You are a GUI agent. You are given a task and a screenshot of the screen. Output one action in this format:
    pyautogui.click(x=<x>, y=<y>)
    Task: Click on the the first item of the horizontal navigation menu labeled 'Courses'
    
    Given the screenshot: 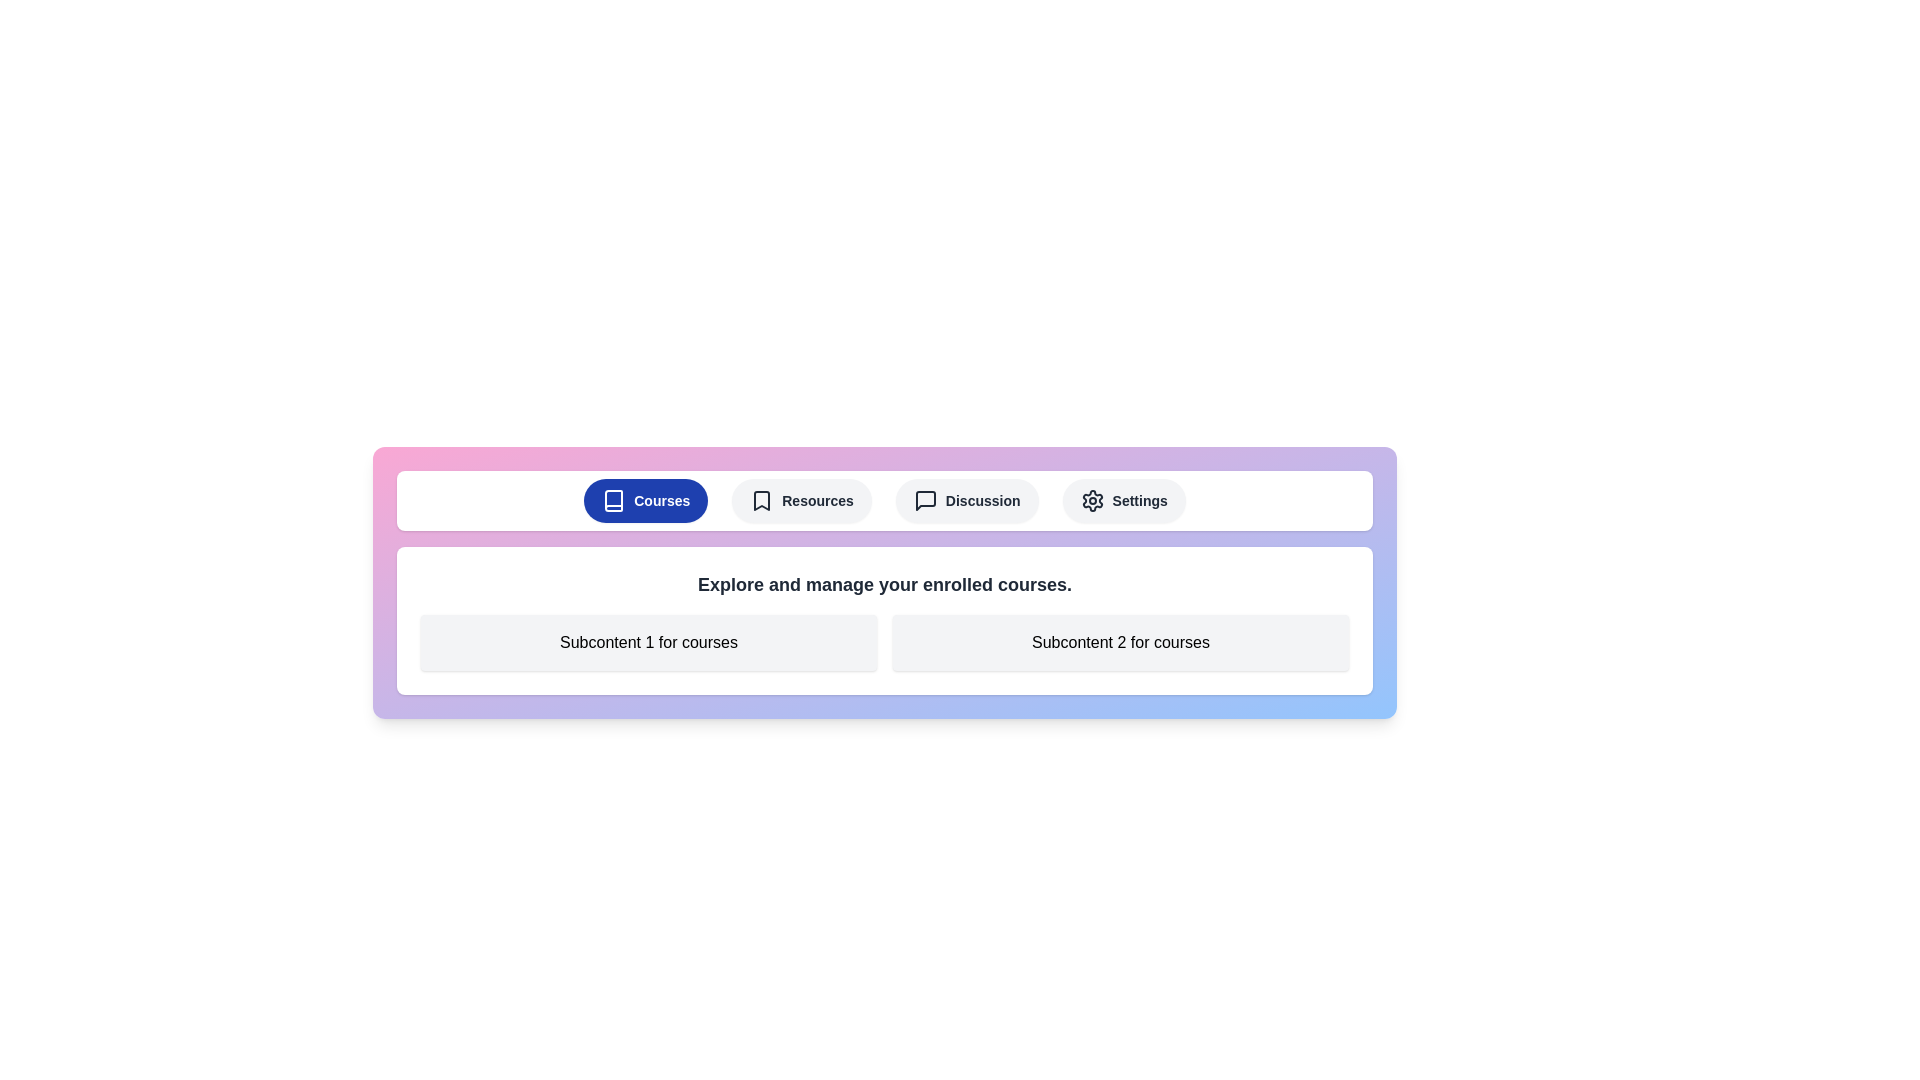 What is the action you would take?
    pyautogui.click(x=883, y=500)
    